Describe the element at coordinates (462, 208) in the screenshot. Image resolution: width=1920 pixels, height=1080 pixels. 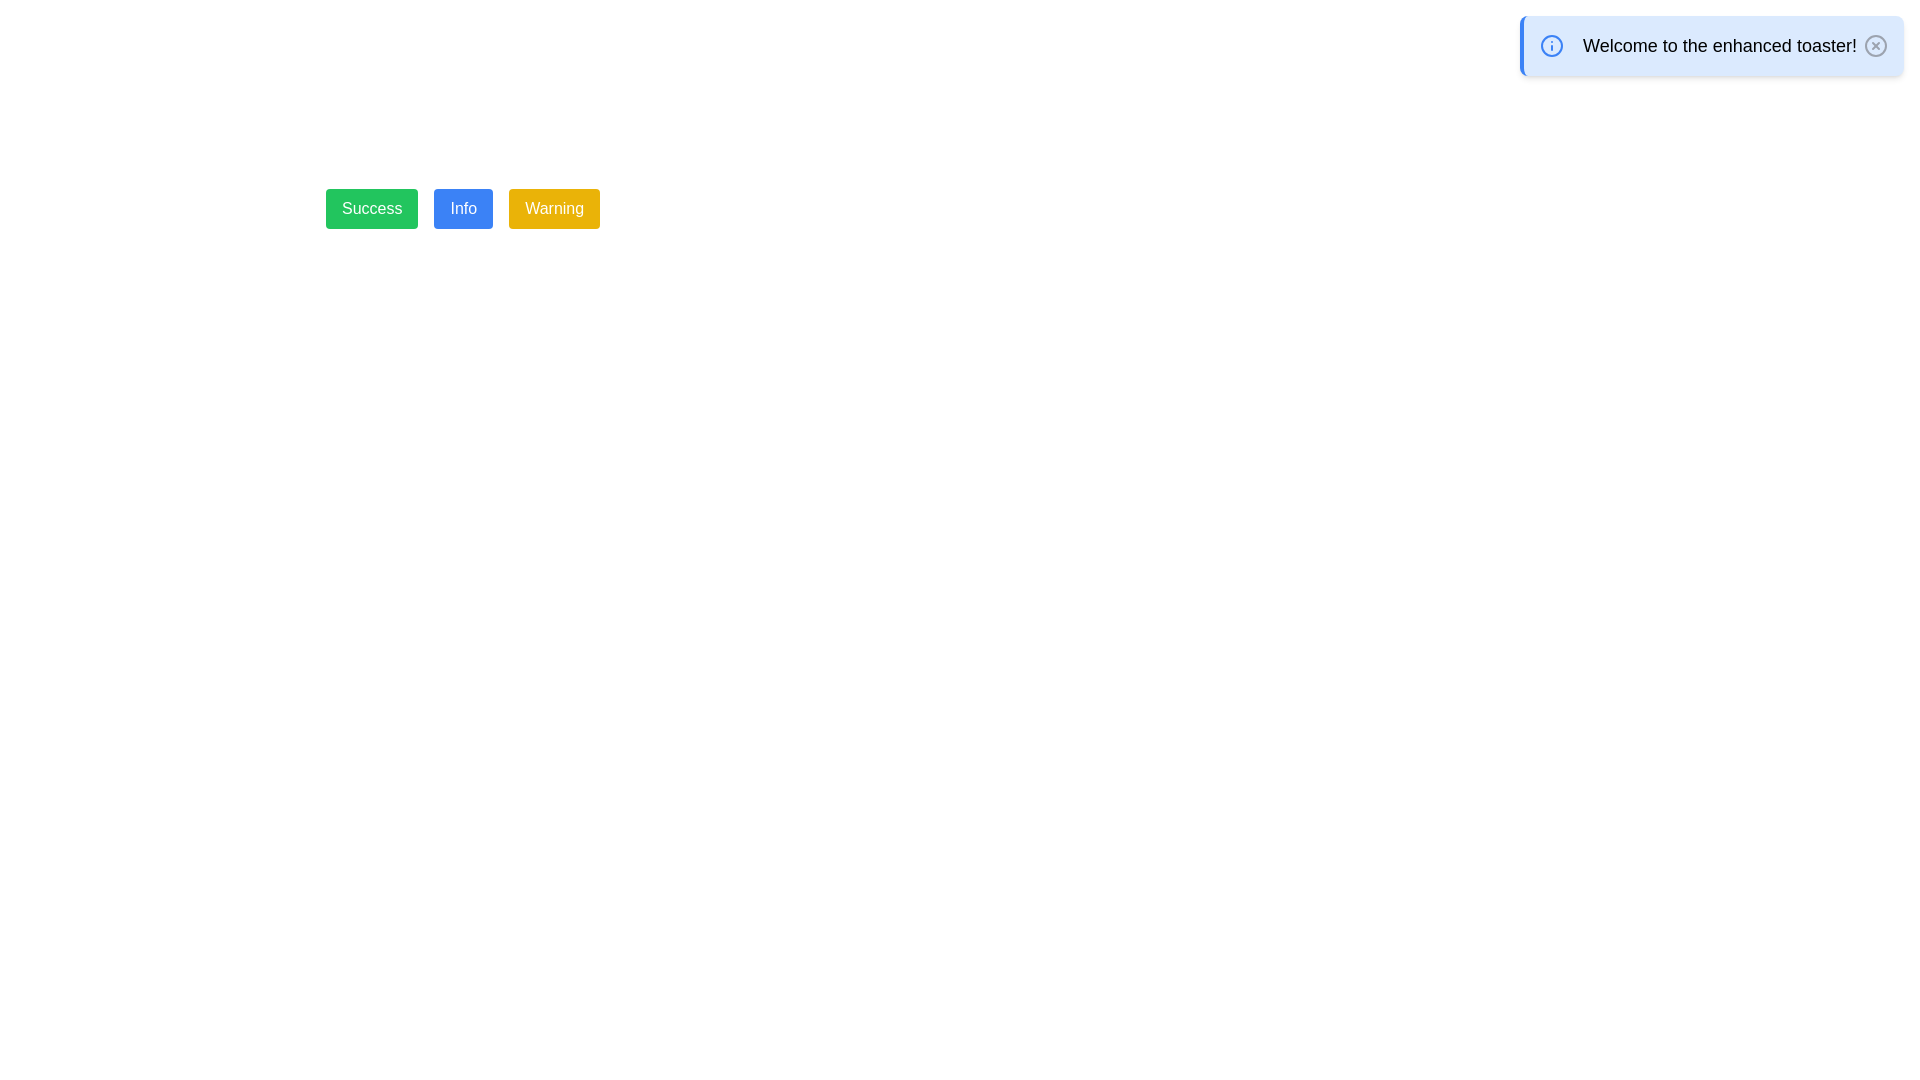
I see `the 'Info' button, which is a medium-sized button with a blue background and white text, located between the 'Success' and 'Warning' buttons` at that location.